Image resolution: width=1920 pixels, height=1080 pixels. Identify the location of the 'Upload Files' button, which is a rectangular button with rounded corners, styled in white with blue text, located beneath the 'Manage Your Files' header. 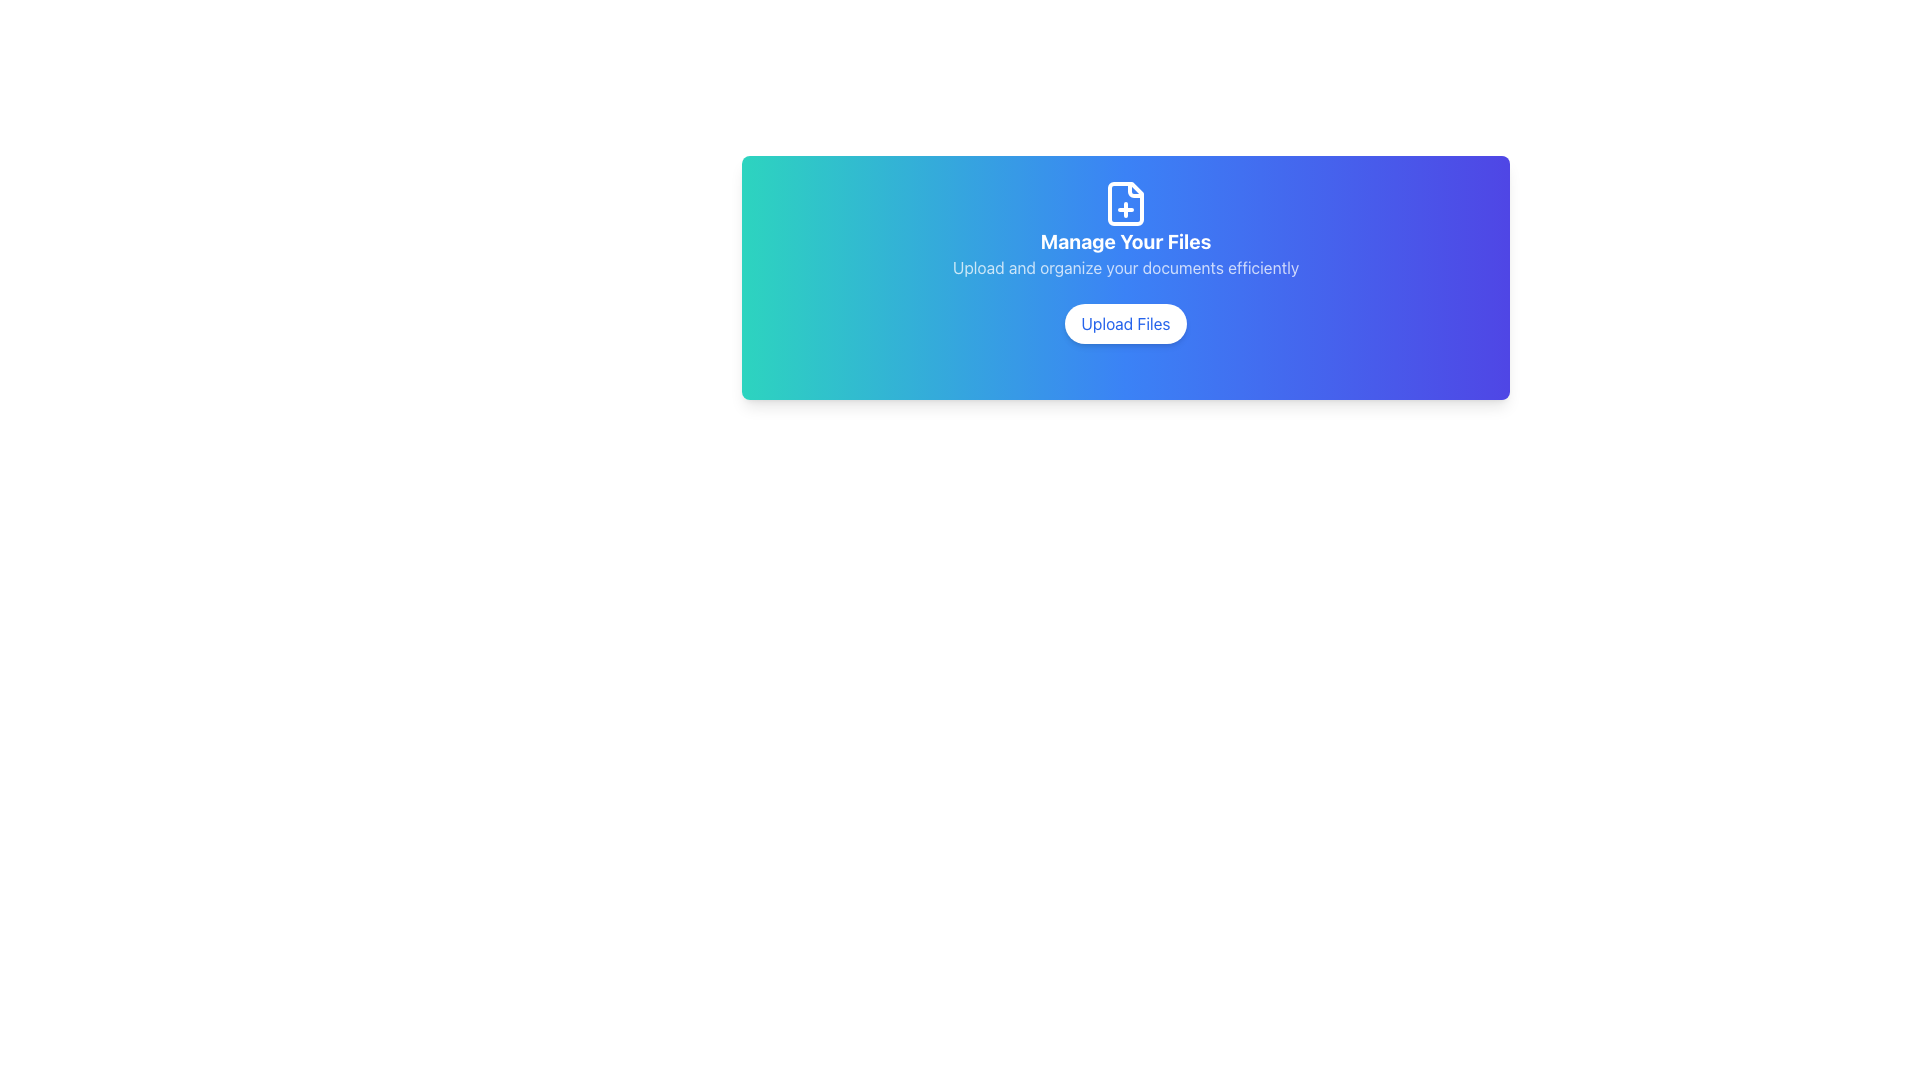
(1126, 323).